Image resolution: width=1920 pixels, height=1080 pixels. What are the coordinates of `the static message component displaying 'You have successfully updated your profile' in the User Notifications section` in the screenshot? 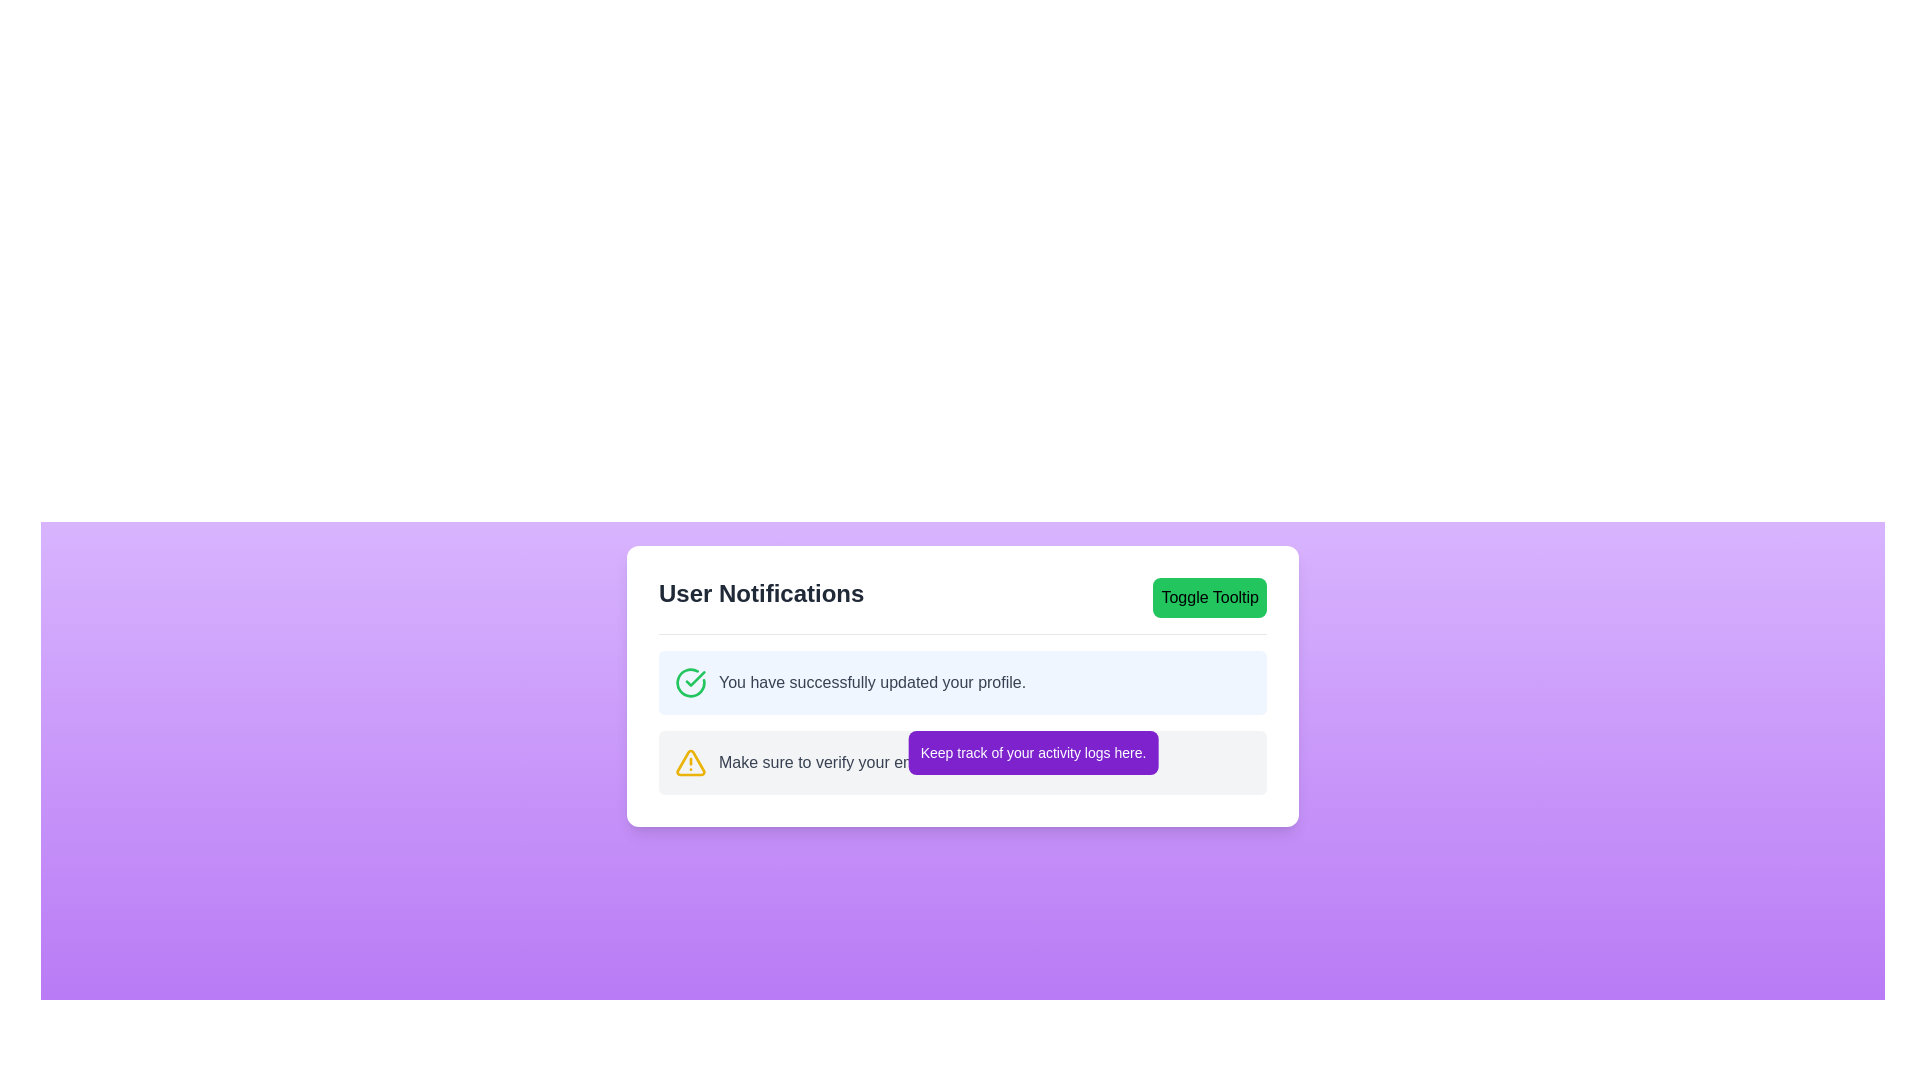 It's located at (850, 681).